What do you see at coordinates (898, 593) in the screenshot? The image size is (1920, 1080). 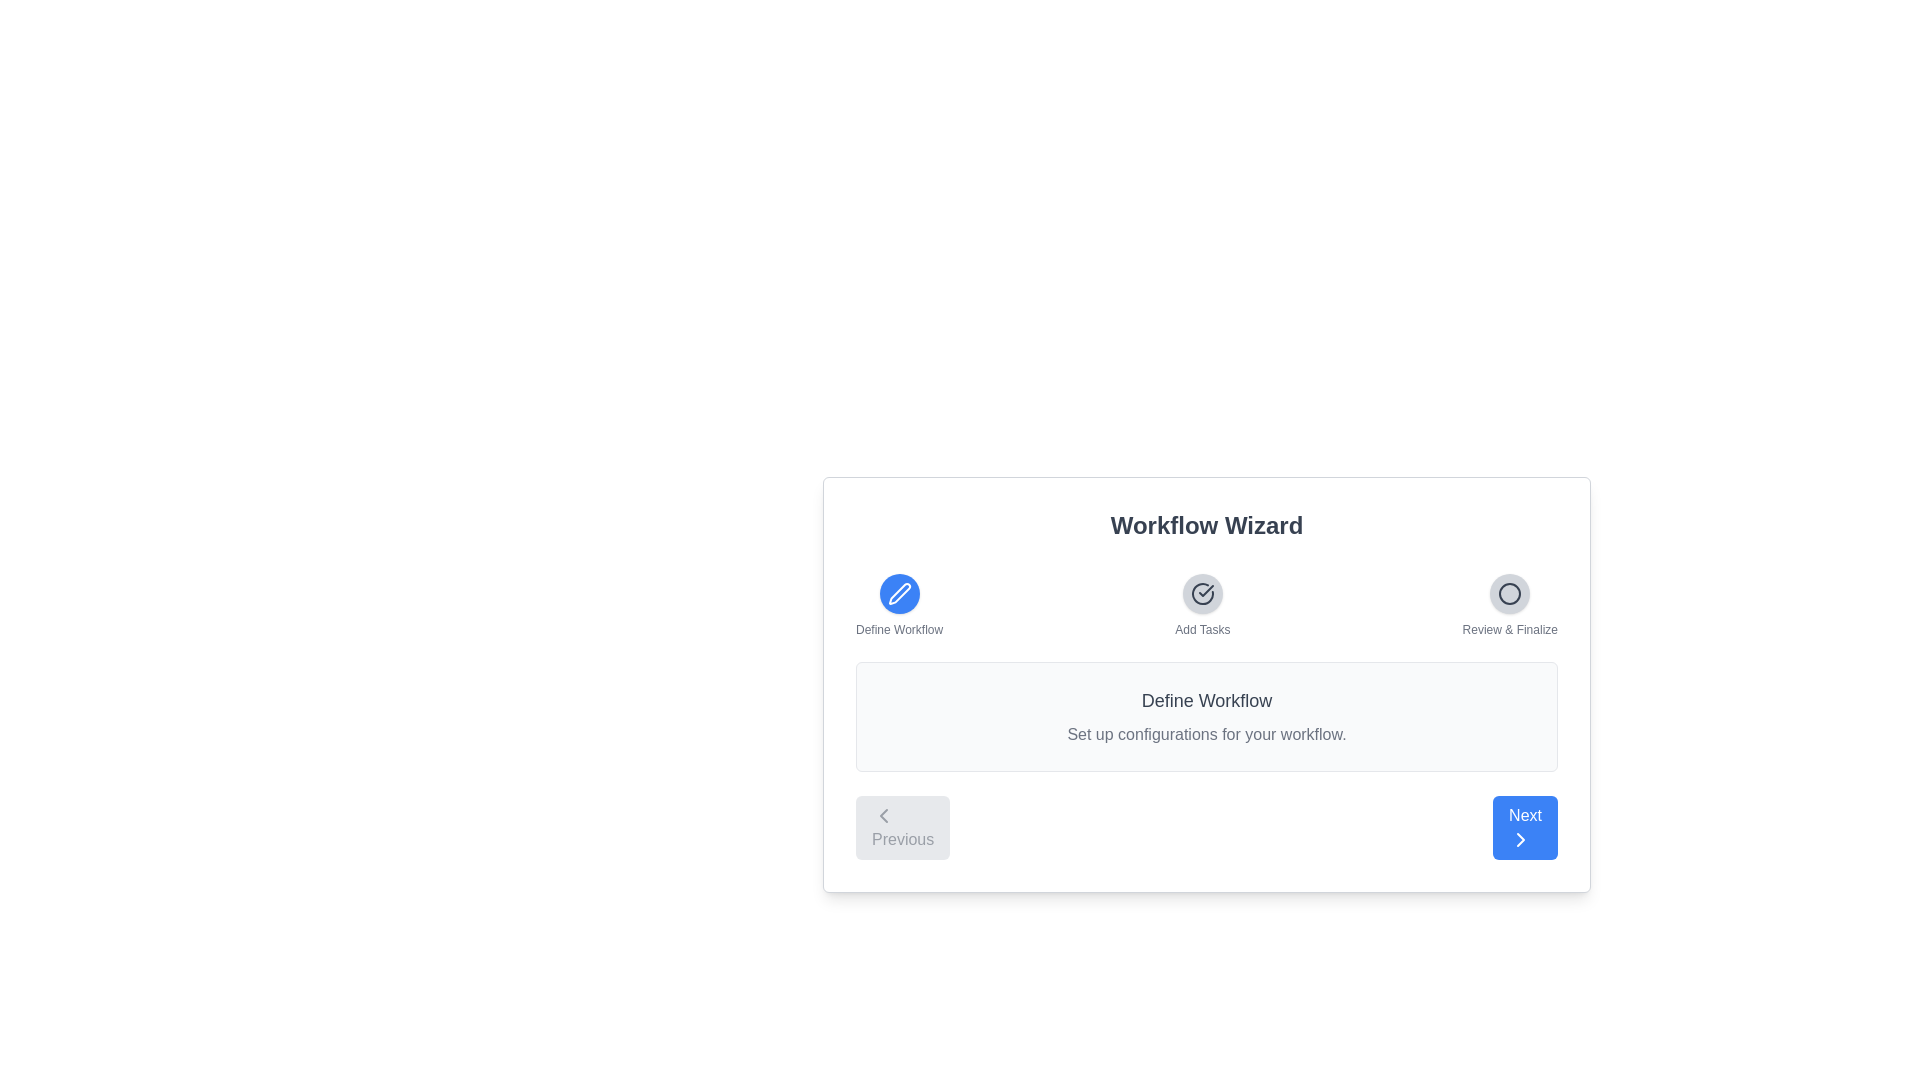 I see `the circular blue button with a white pen icon located at the top left of the workflow interface, which is part of the 'Define Workflow' step in the workflow wizard` at bounding box center [898, 593].